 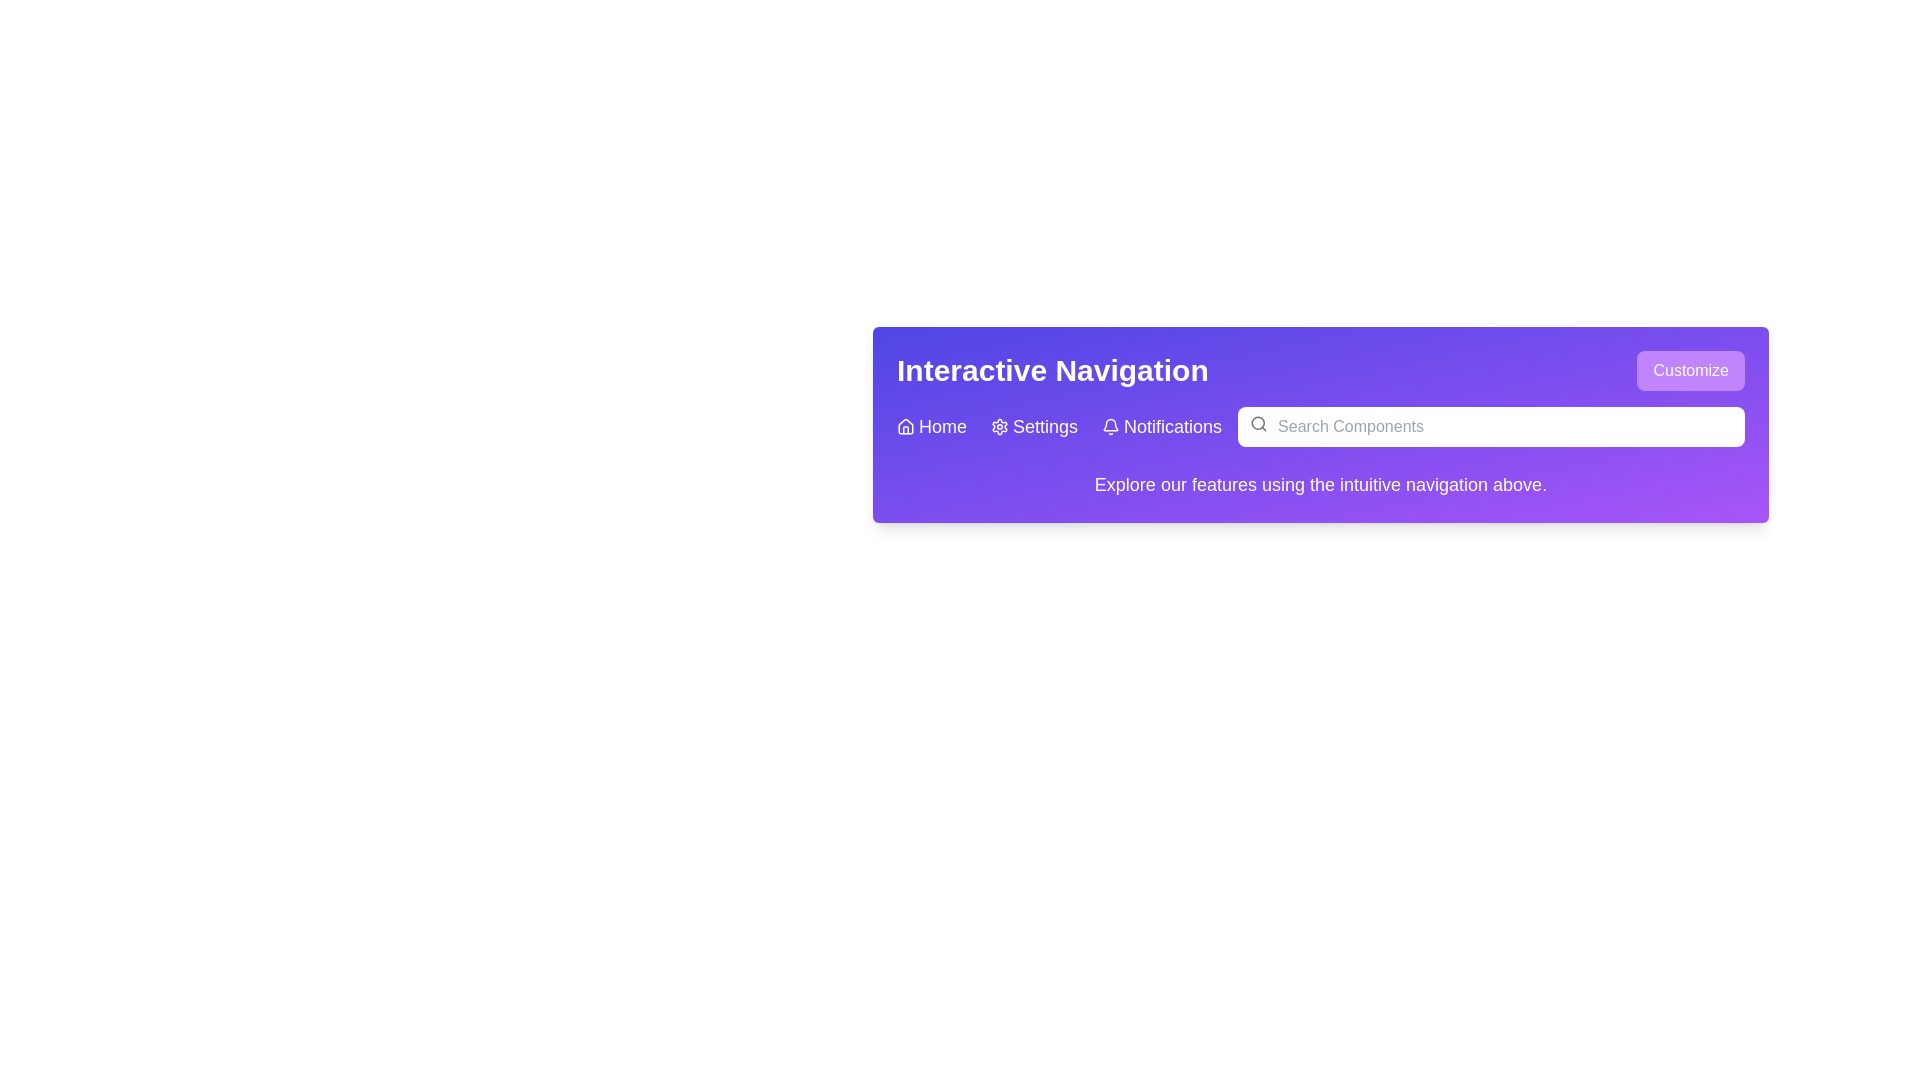 What do you see at coordinates (930, 426) in the screenshot?
I see `the 'Home' navigation link, which is the first item in the horizontal group of links in the navigation bar` at bounding box center [930, 426].